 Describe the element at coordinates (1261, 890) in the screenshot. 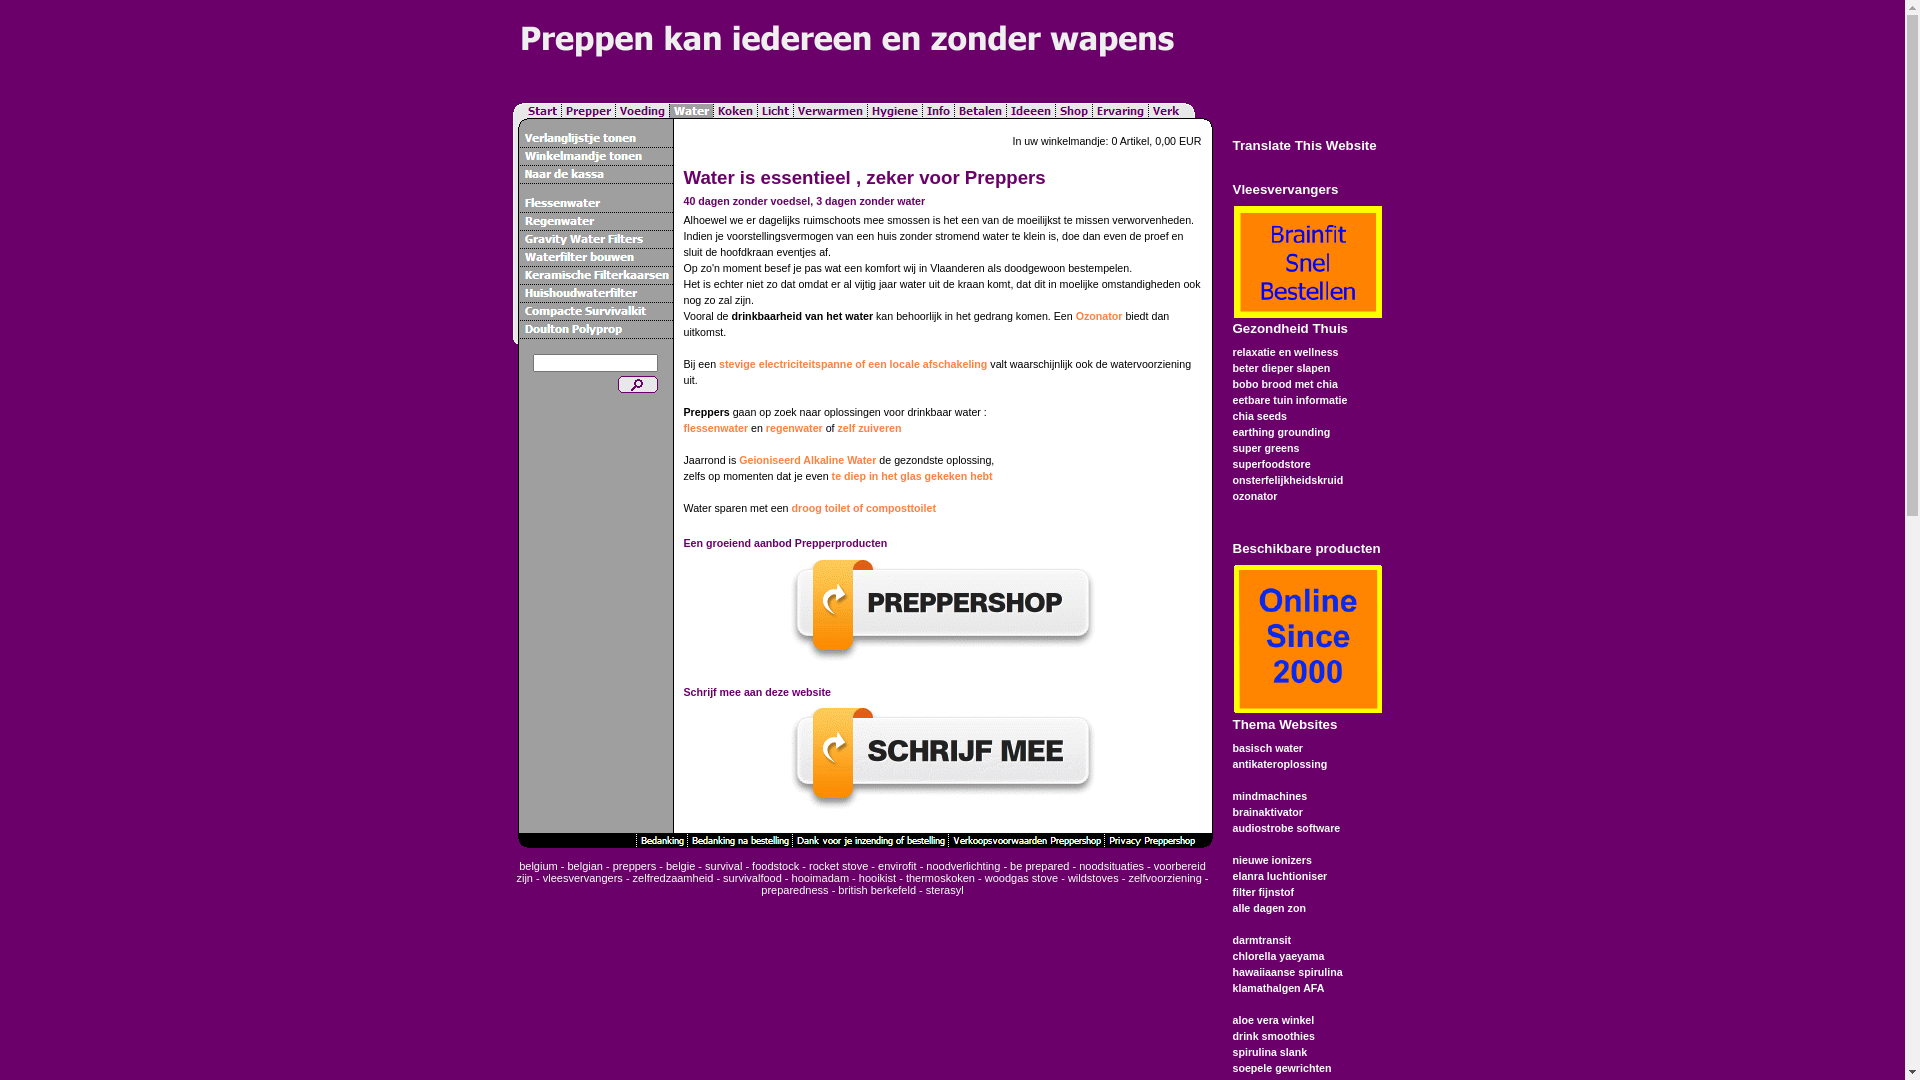

I see `'filter fijnstof'` at that location.